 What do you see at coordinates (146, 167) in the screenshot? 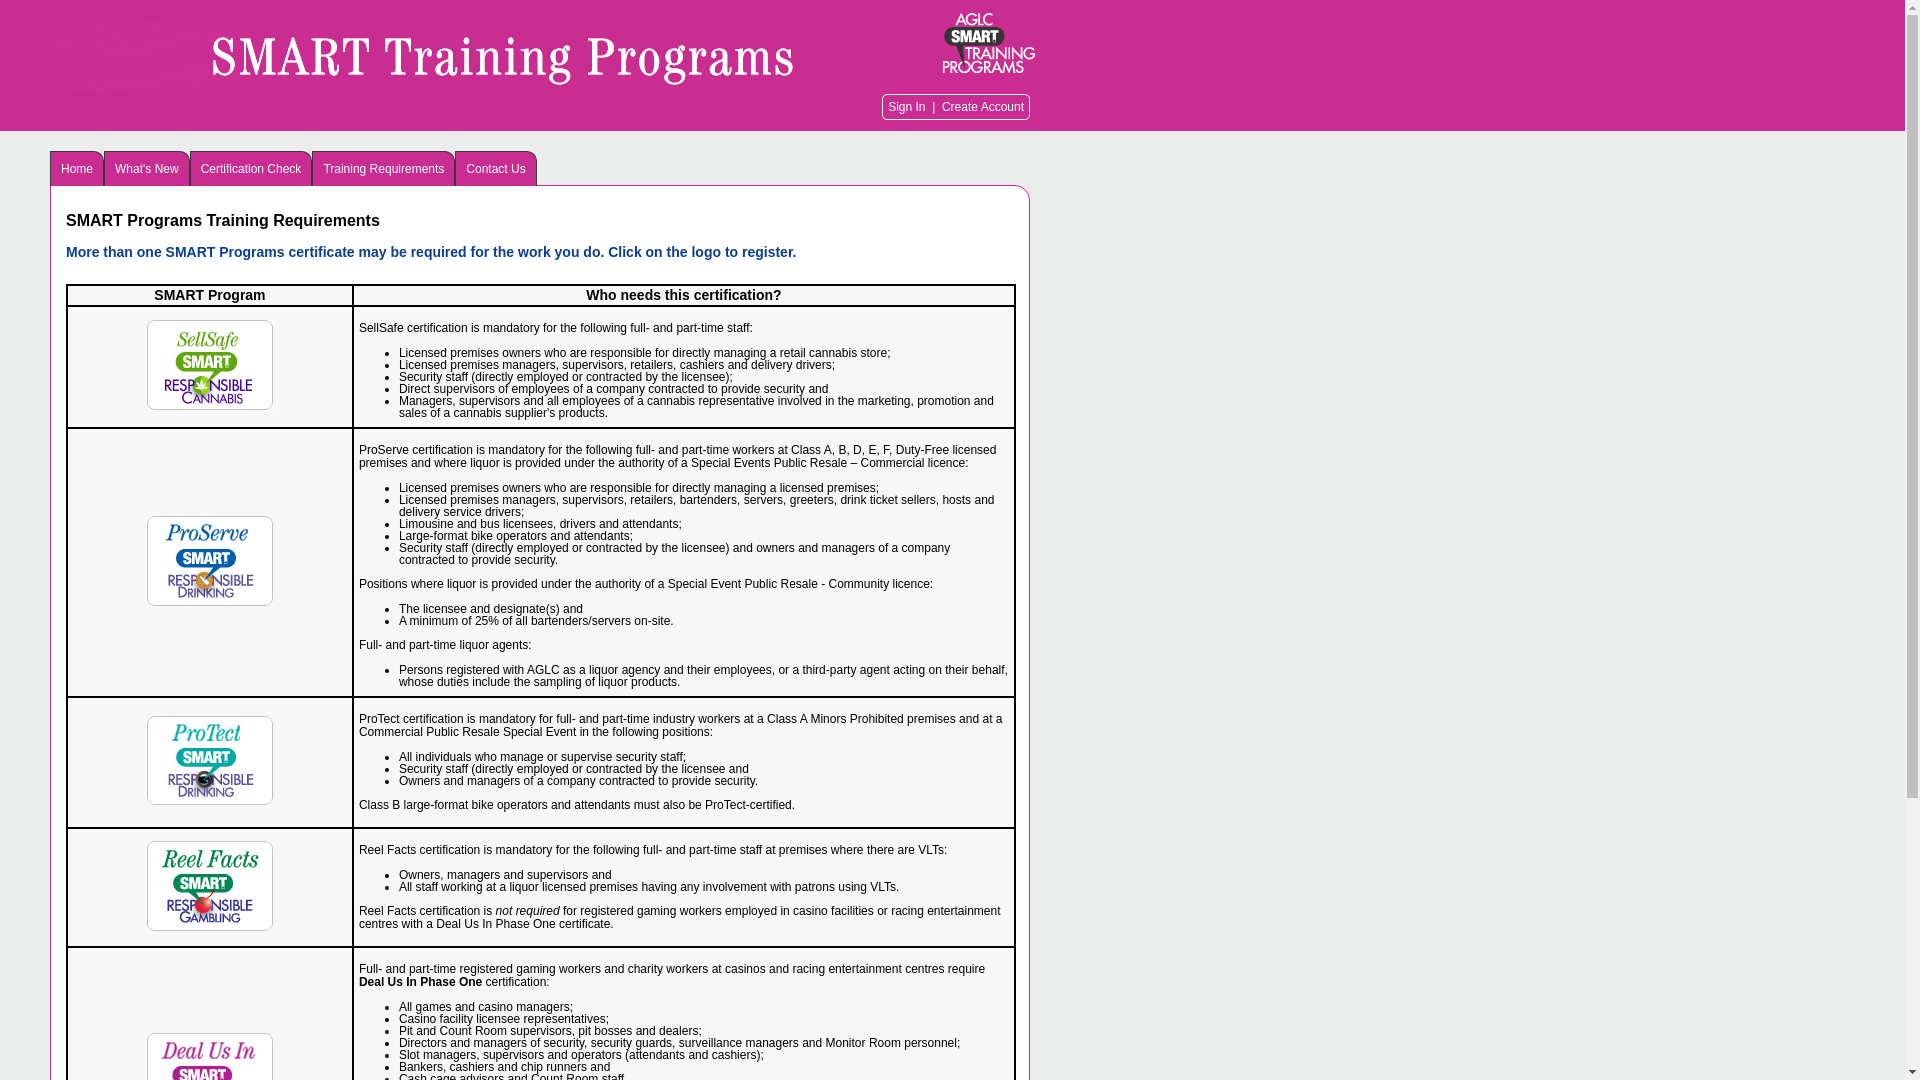
I see `'What's New'` at bounding box center [146, 167].